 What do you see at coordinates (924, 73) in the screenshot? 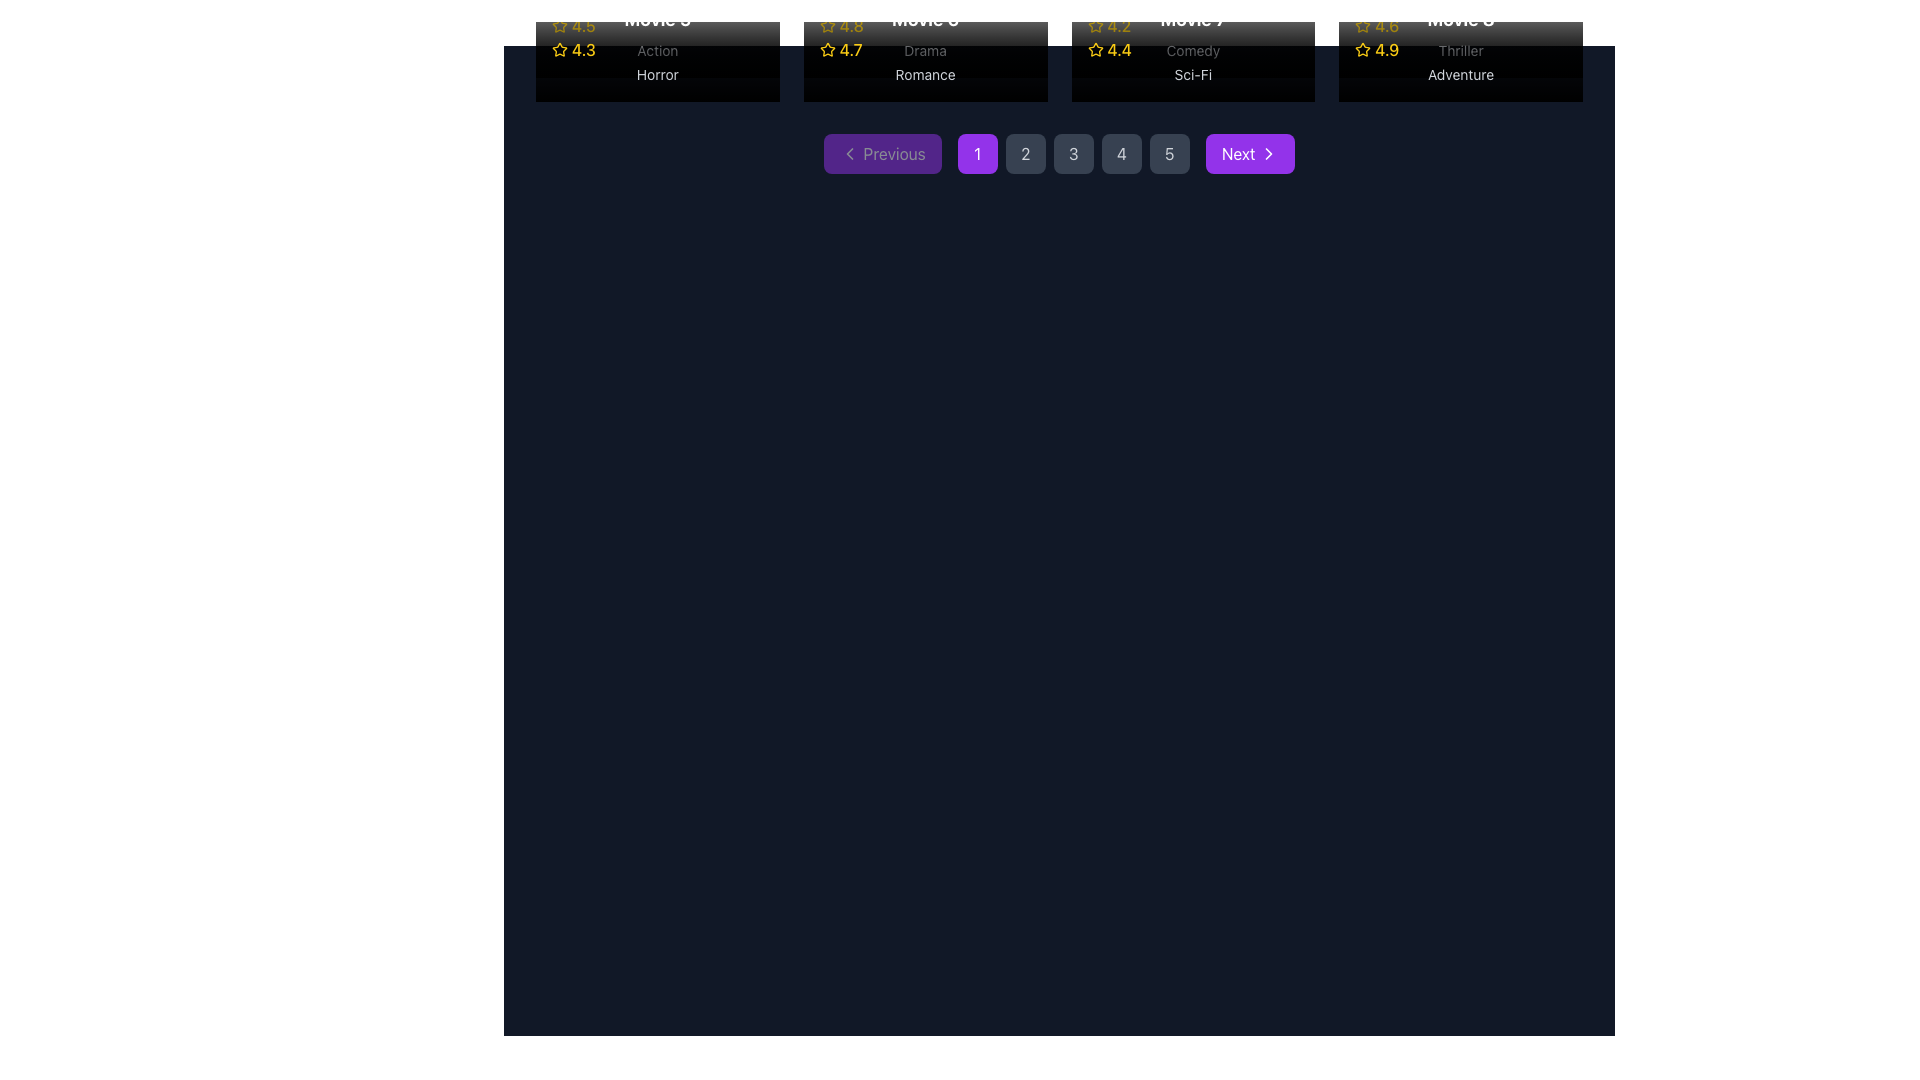
I see `text of the genre label located at the bottom of the movie card for 'Movie 6', which is positioned under the title and rating score` at bounding box center [924, 73].